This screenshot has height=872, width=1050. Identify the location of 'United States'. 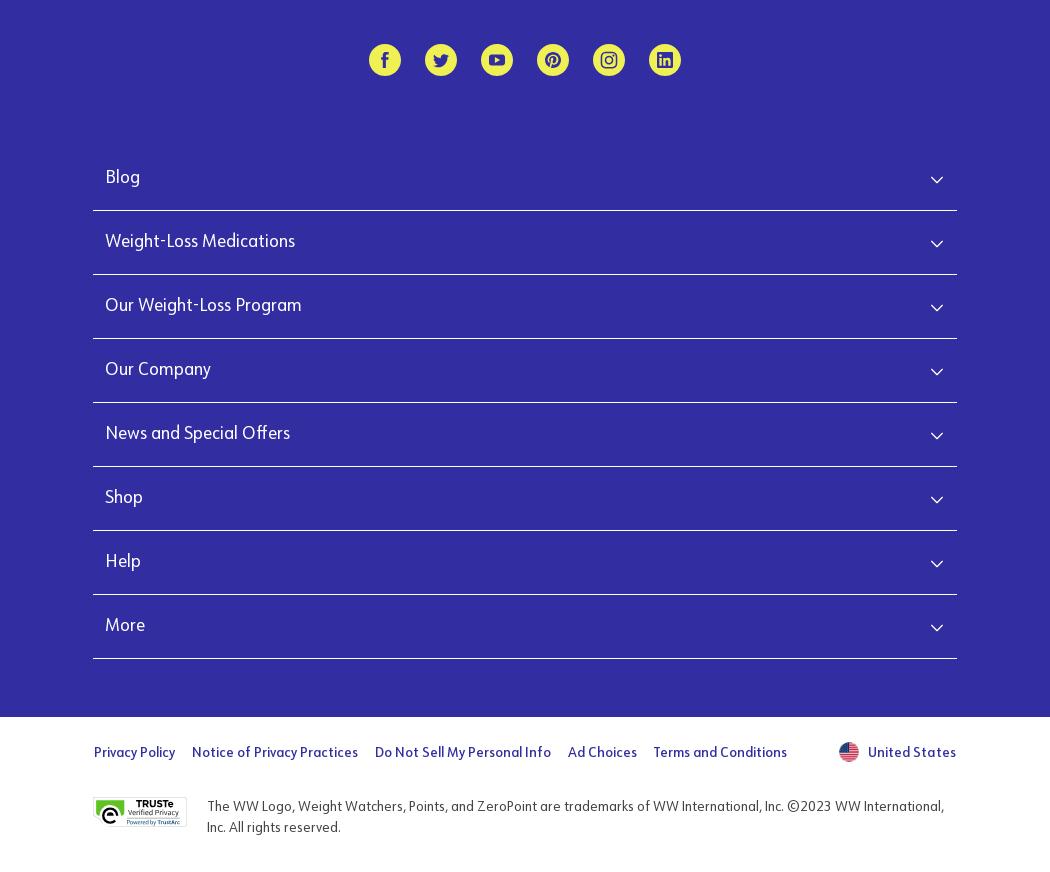
(910, 751).